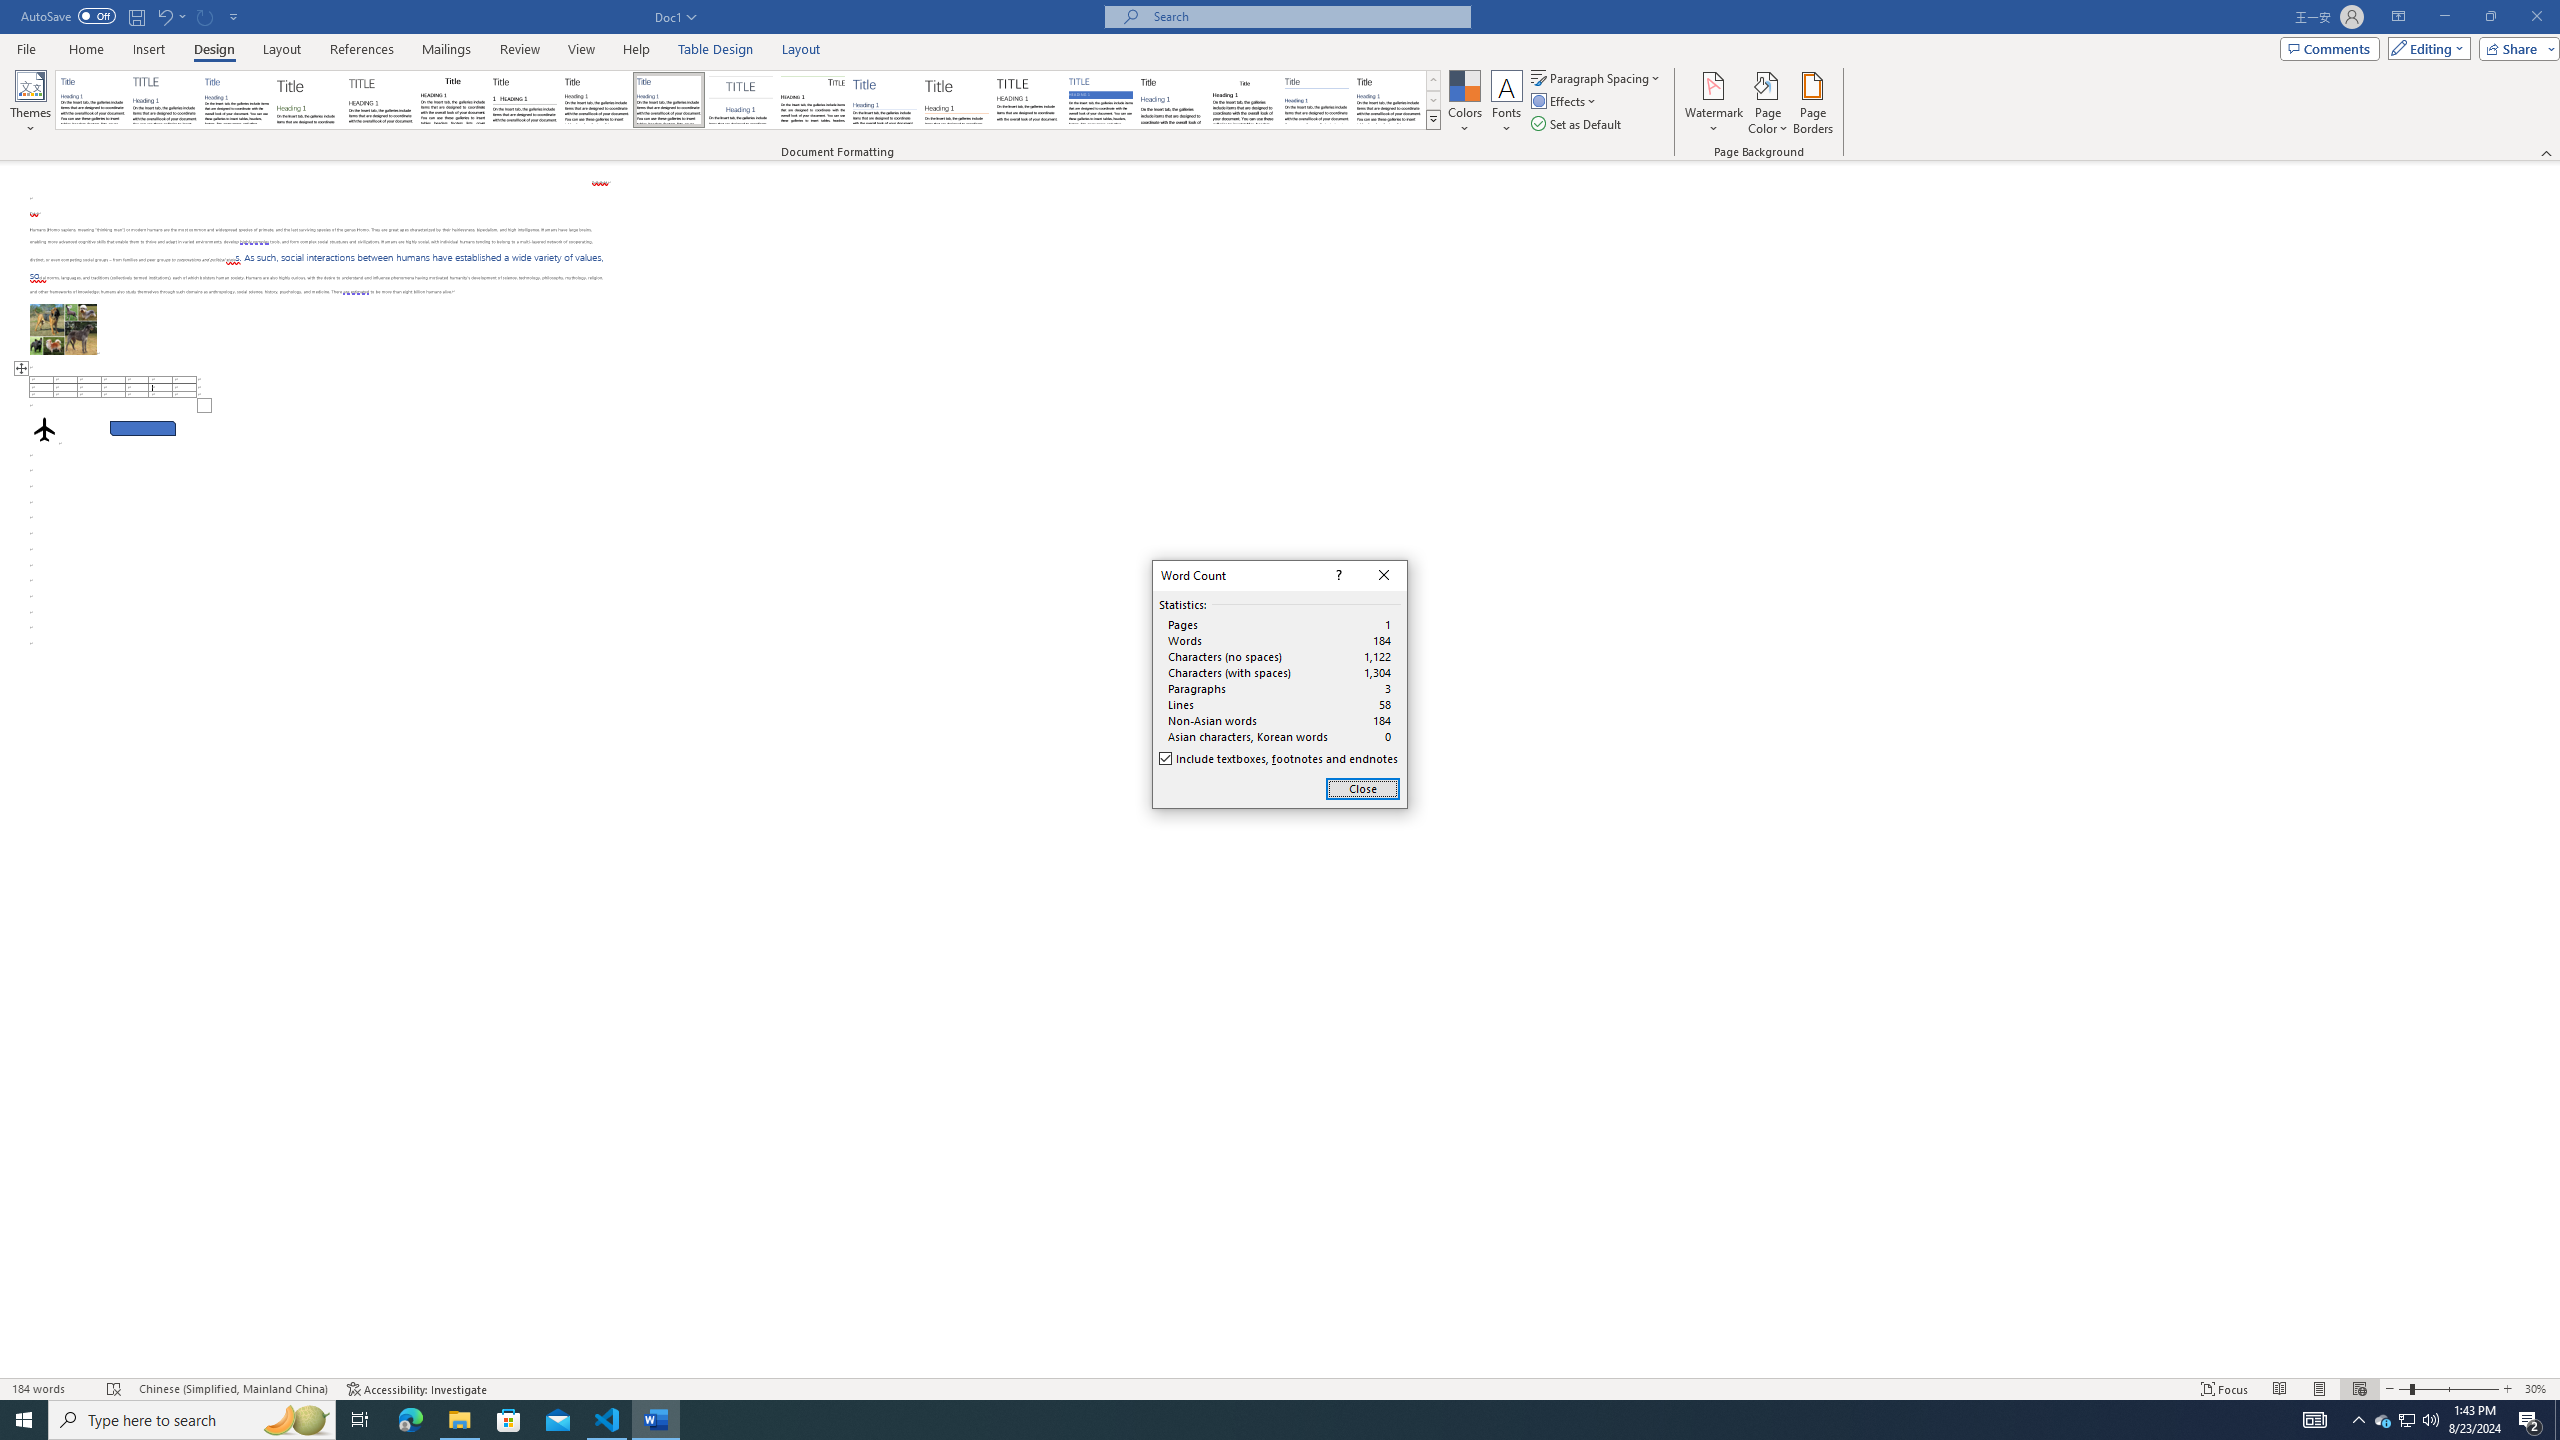  I want to click on 'Table Design', so click(716, 49).